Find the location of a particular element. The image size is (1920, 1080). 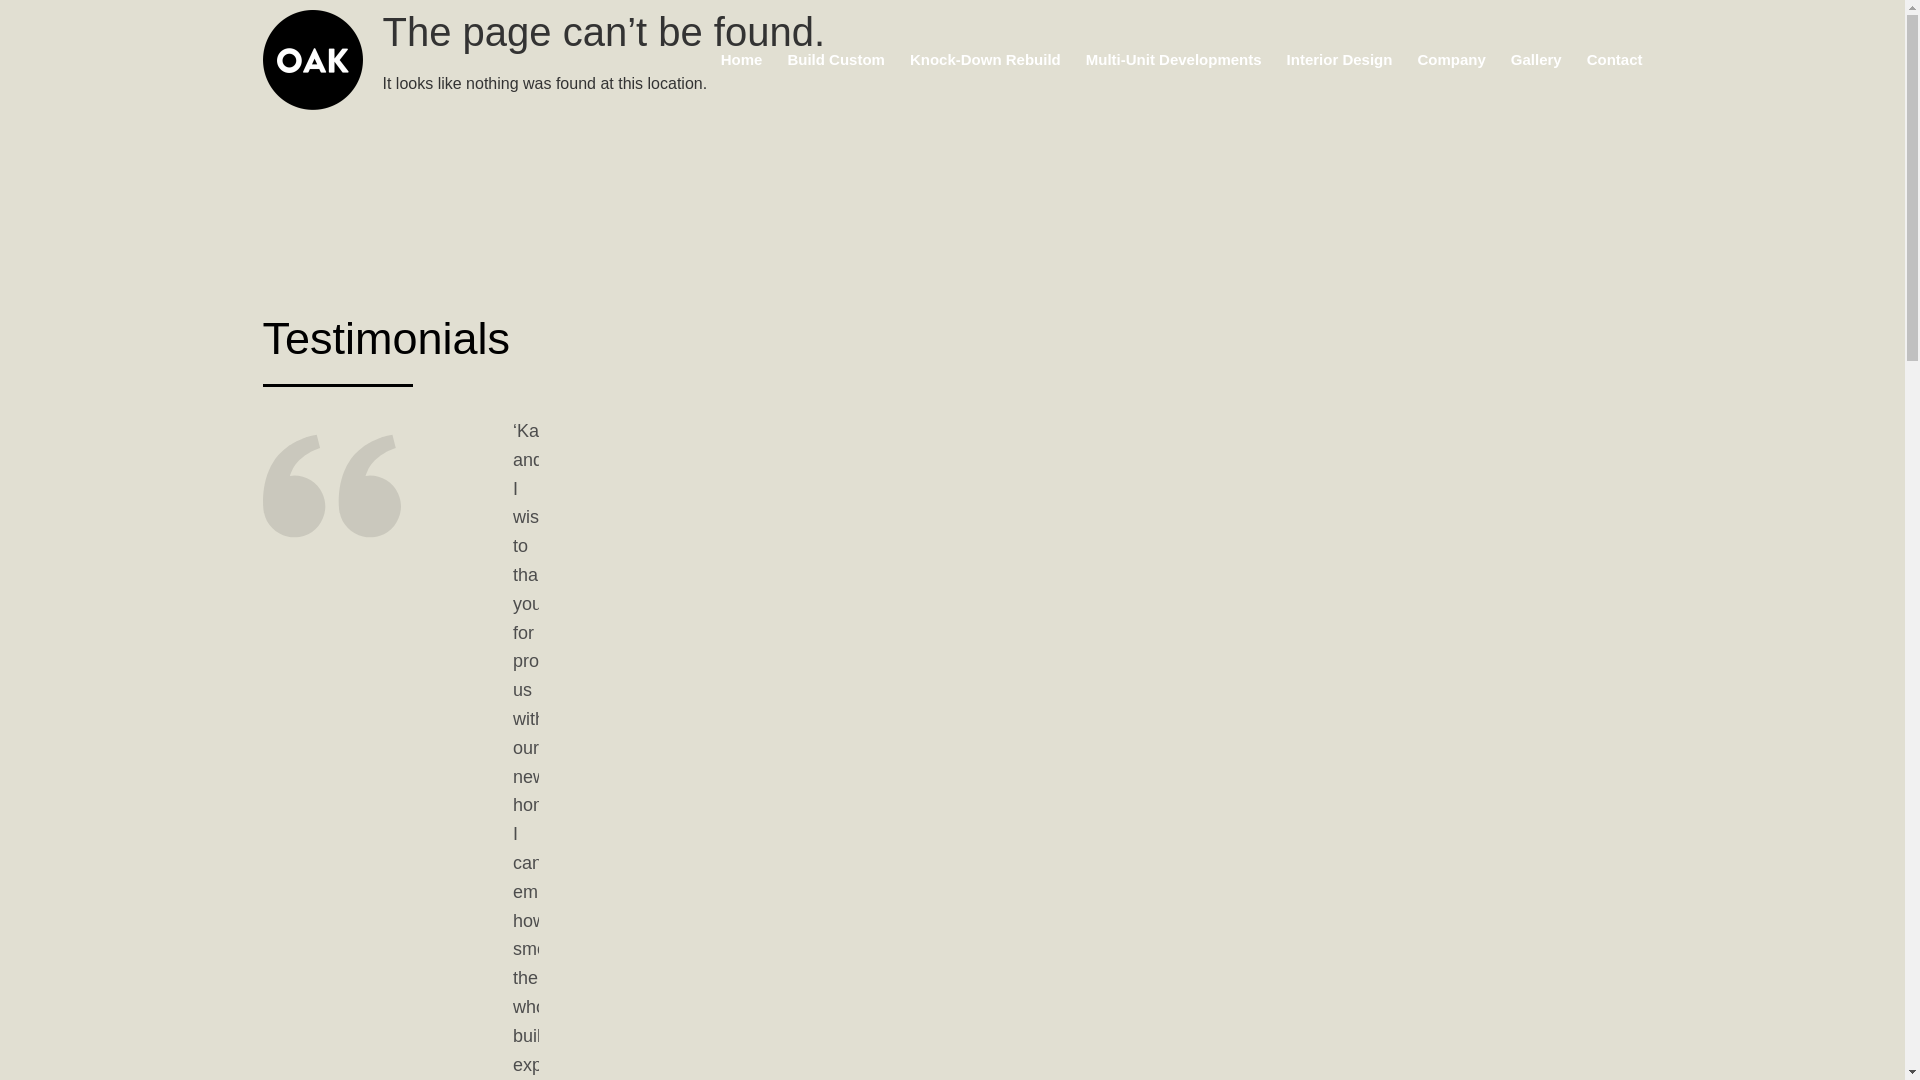

'Multi-Unit Developments' is located at coordinates (1174, 59).